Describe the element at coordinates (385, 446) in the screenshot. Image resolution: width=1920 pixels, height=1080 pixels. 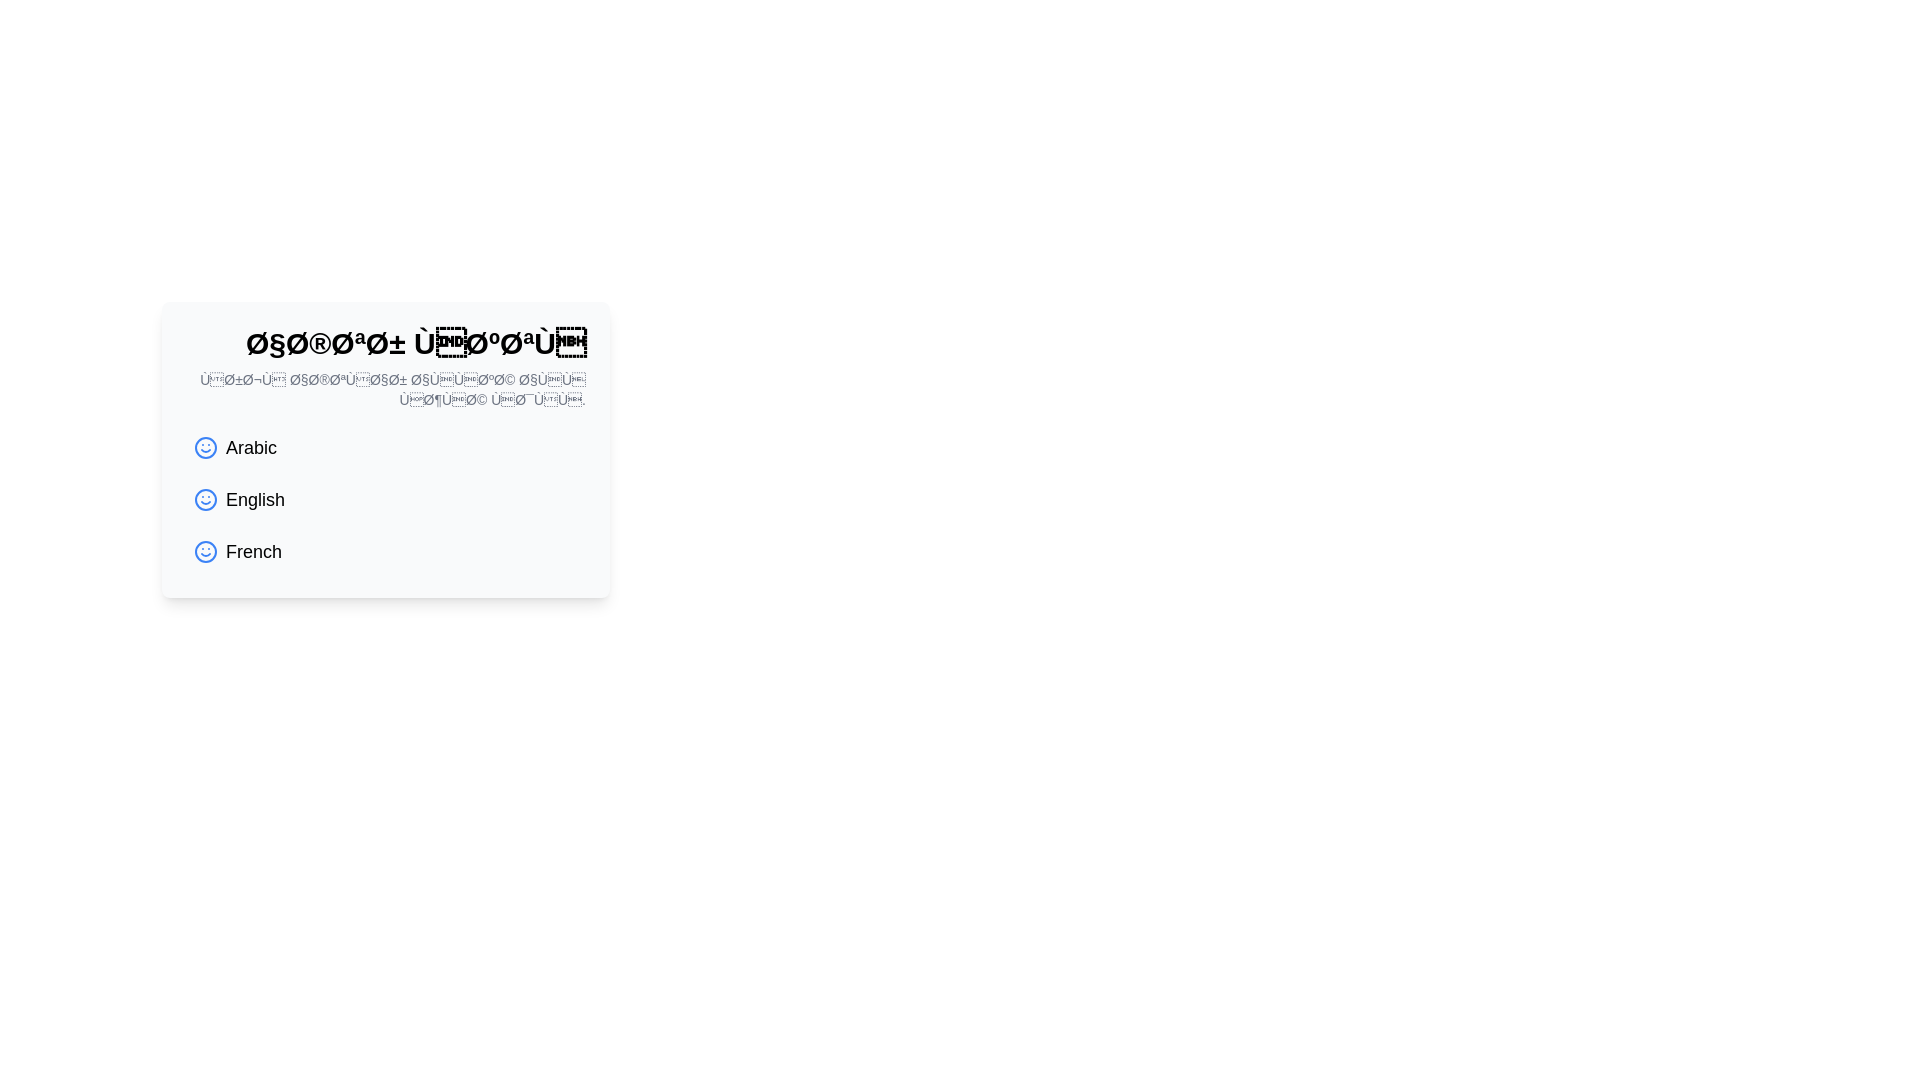
I see `the selectable language option 'Arabic'` at that location.